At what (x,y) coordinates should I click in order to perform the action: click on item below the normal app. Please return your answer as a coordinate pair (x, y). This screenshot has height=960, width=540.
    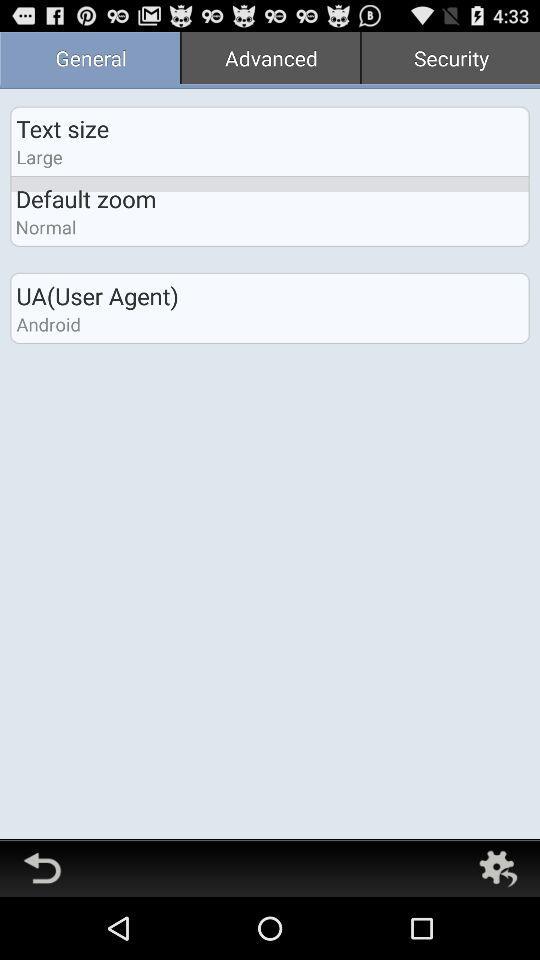
    Looking at the image, I should click on (96, 295).